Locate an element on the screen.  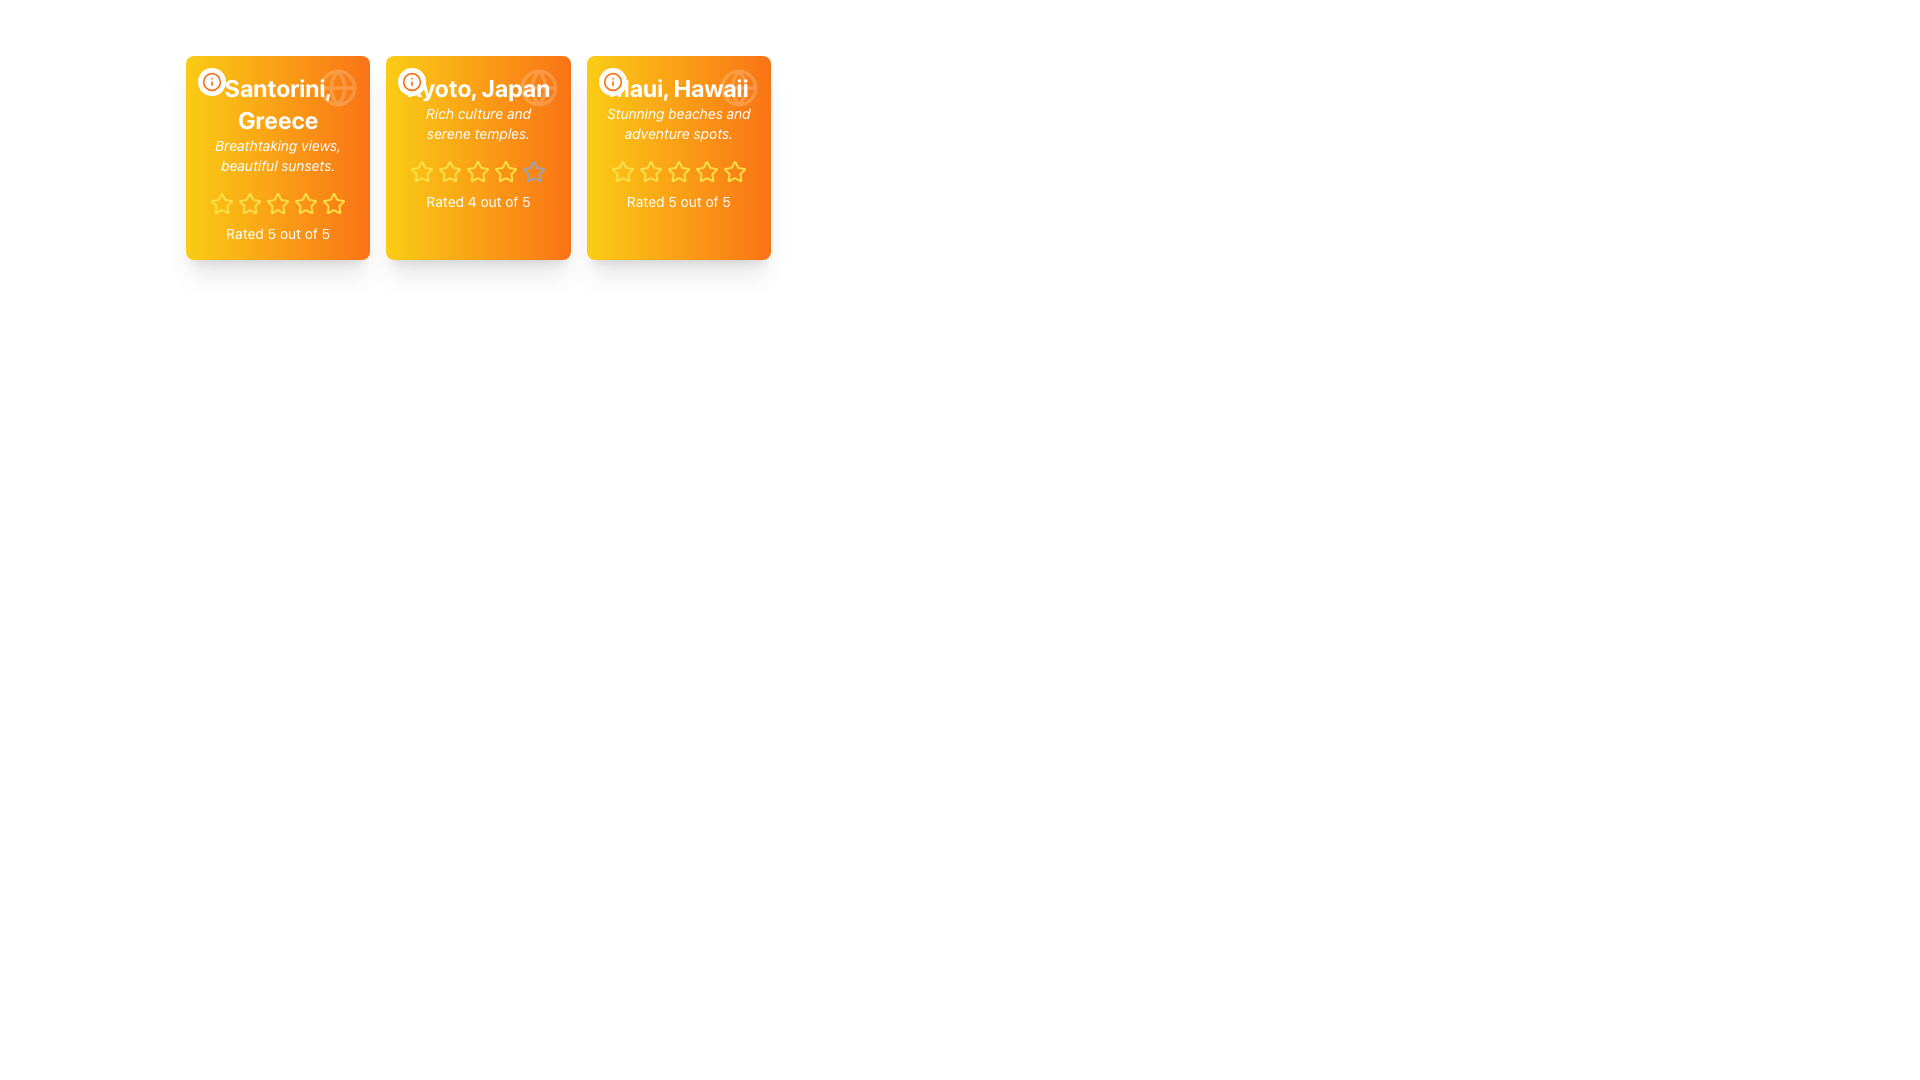
the circular informational icon within the card detailing 'Maui, Hawaii' is located at coordinates (611, 80).